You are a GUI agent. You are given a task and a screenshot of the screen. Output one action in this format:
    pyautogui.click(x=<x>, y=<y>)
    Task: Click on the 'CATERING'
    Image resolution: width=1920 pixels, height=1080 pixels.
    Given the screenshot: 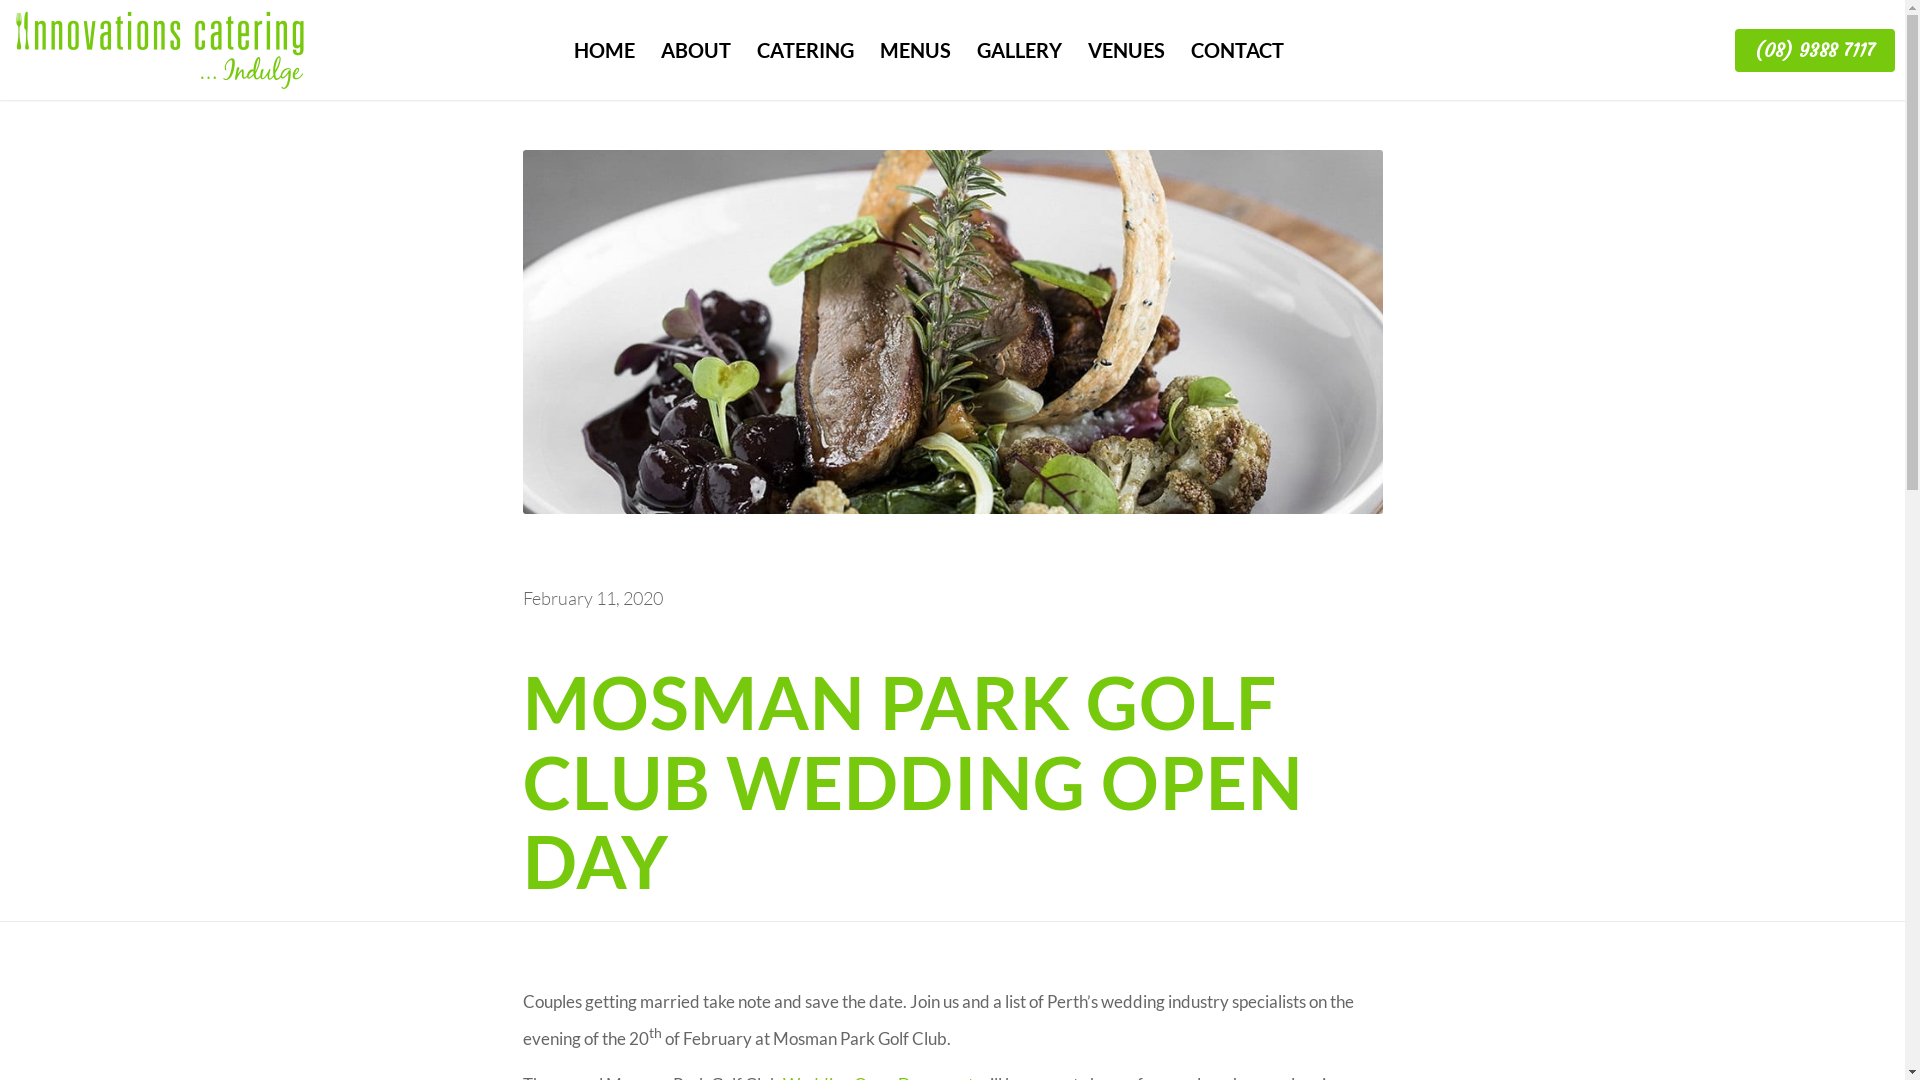 What is the action you would take?
    pyautogui.click(x=805, y=59)
    